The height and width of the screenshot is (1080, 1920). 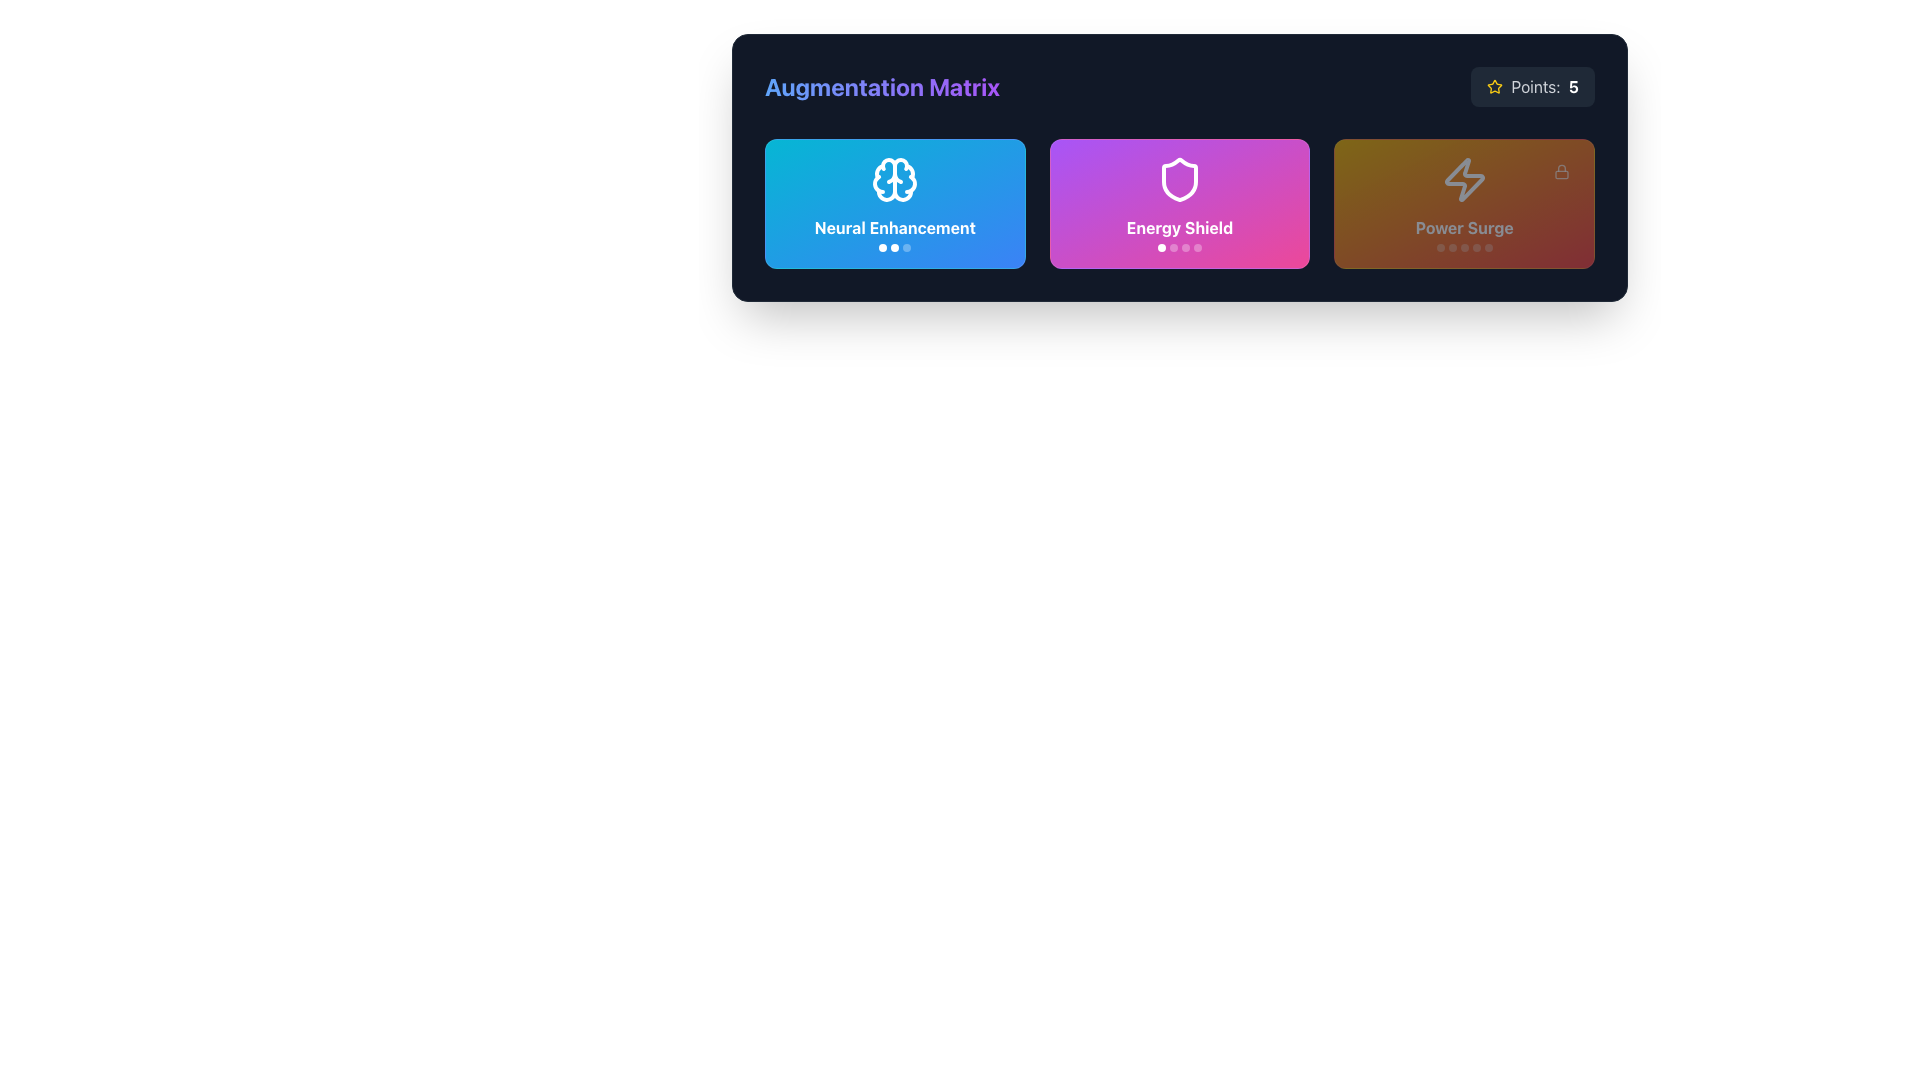 I want to click on the icon representing brain enhancement within the 'Neural Enhancement' card, positioned at the top-middle of the blue card, so click(x=884, y=180).